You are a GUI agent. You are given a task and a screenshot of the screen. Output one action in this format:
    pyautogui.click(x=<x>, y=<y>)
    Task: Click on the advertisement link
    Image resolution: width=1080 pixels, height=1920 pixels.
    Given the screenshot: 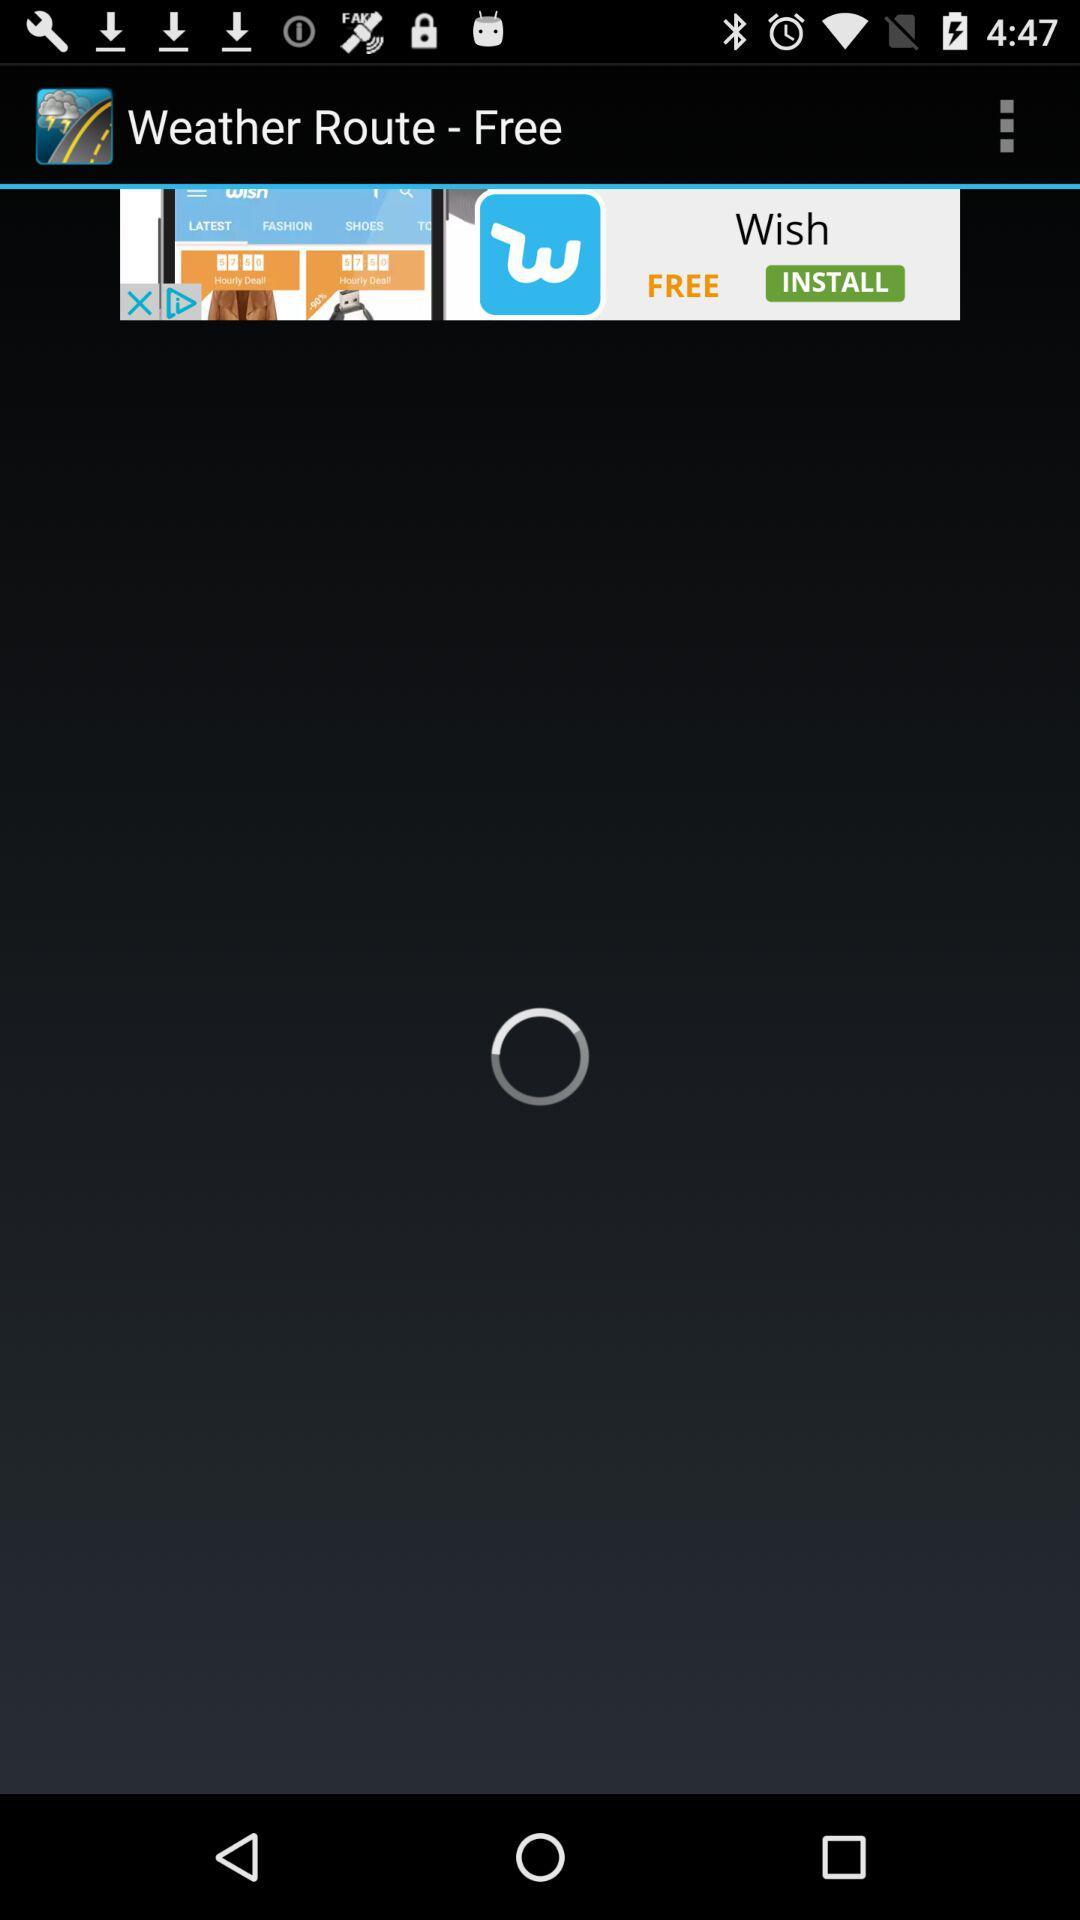 What is the action you would take?
    pyautogui.click(x=540, y=253)
    